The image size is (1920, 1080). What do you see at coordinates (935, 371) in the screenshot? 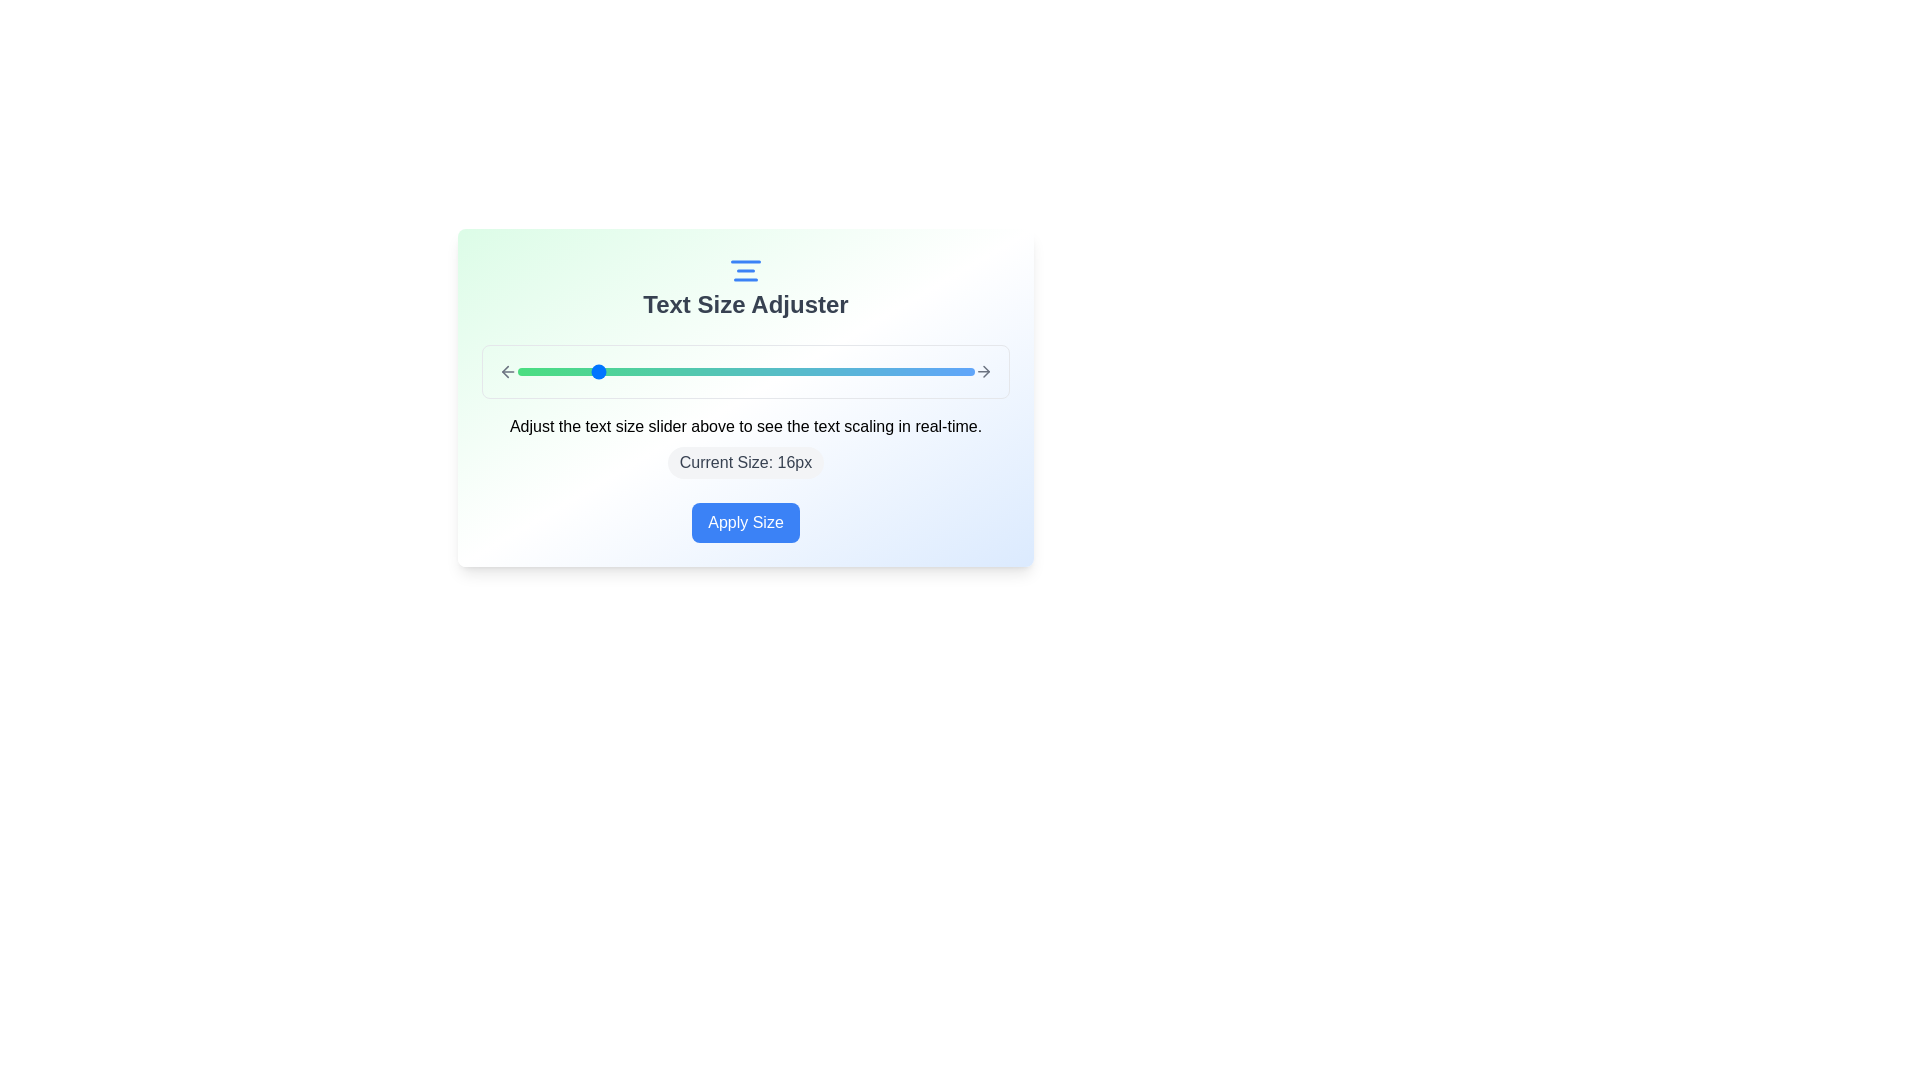
I see `the text size slider to 34 px` at bounding box center [935, 371].